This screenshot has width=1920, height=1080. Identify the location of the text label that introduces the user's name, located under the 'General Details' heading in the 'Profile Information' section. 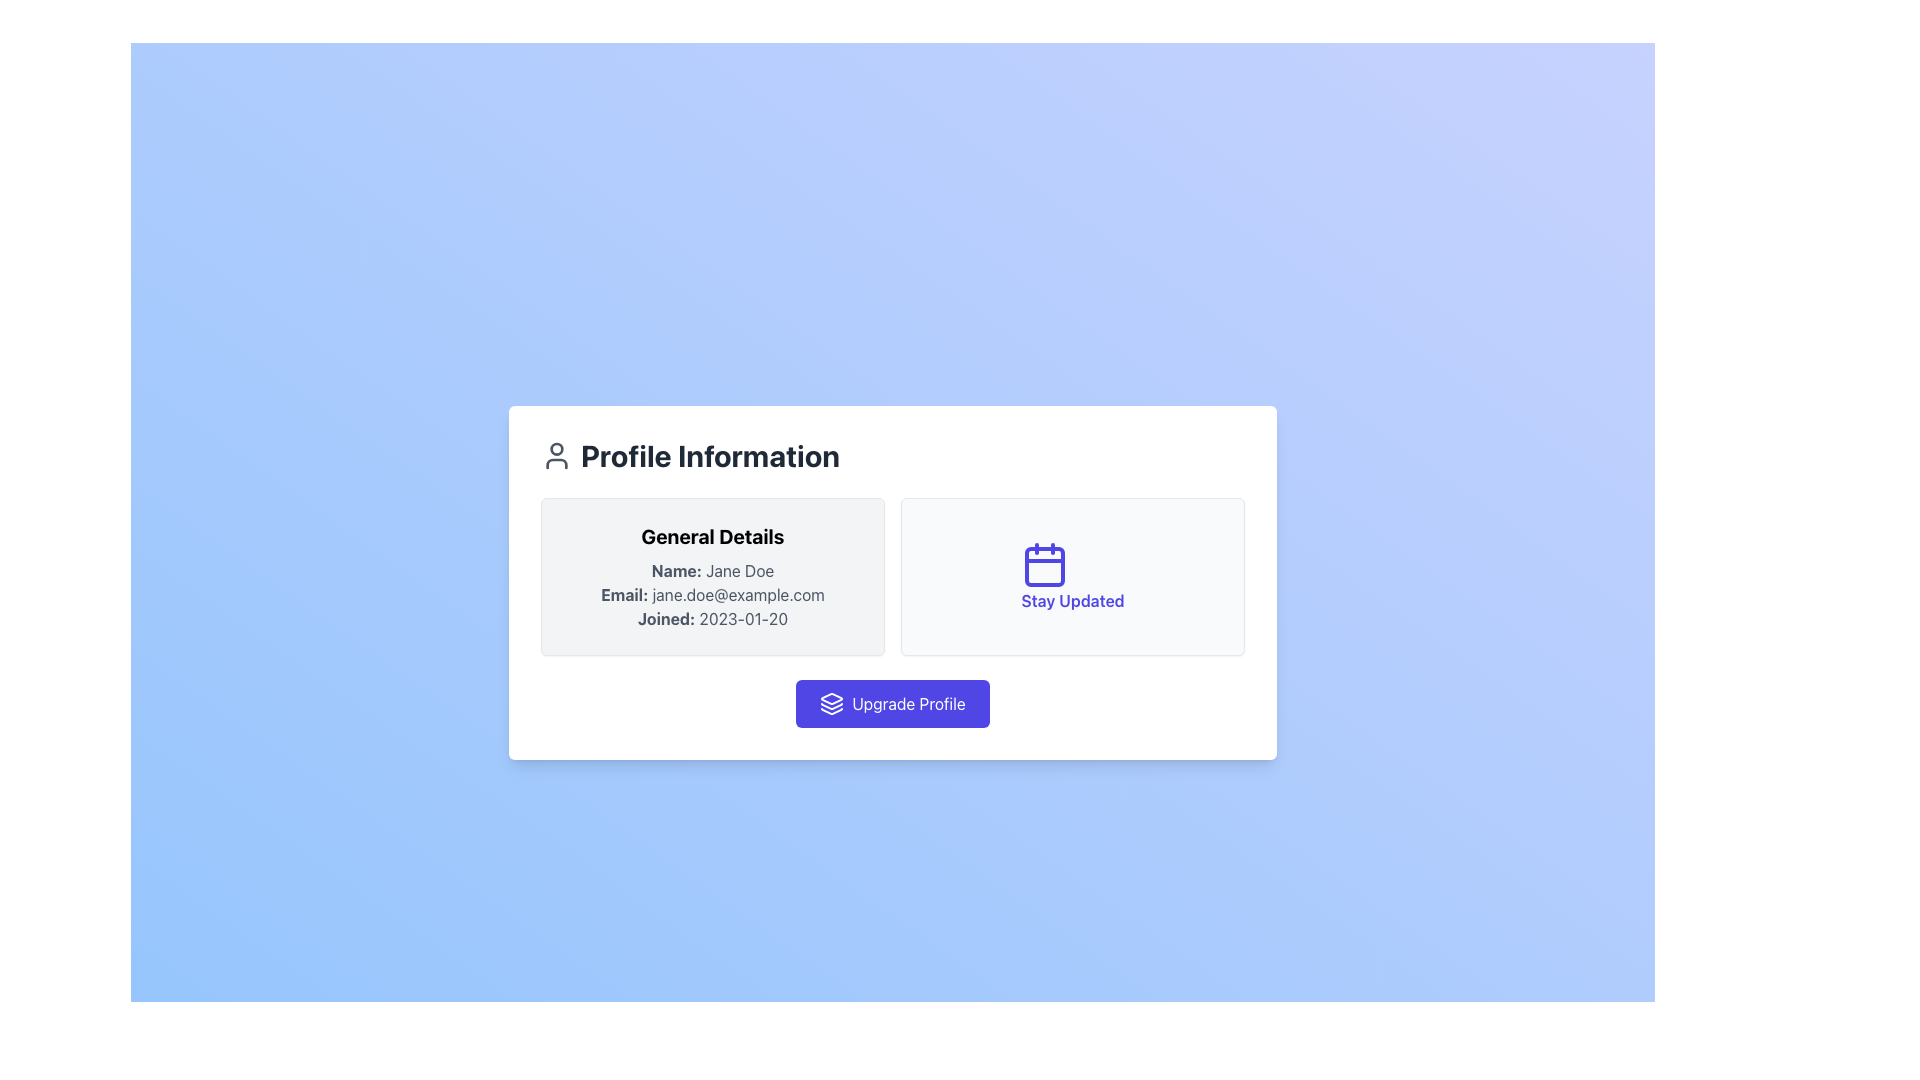
(676, 570).